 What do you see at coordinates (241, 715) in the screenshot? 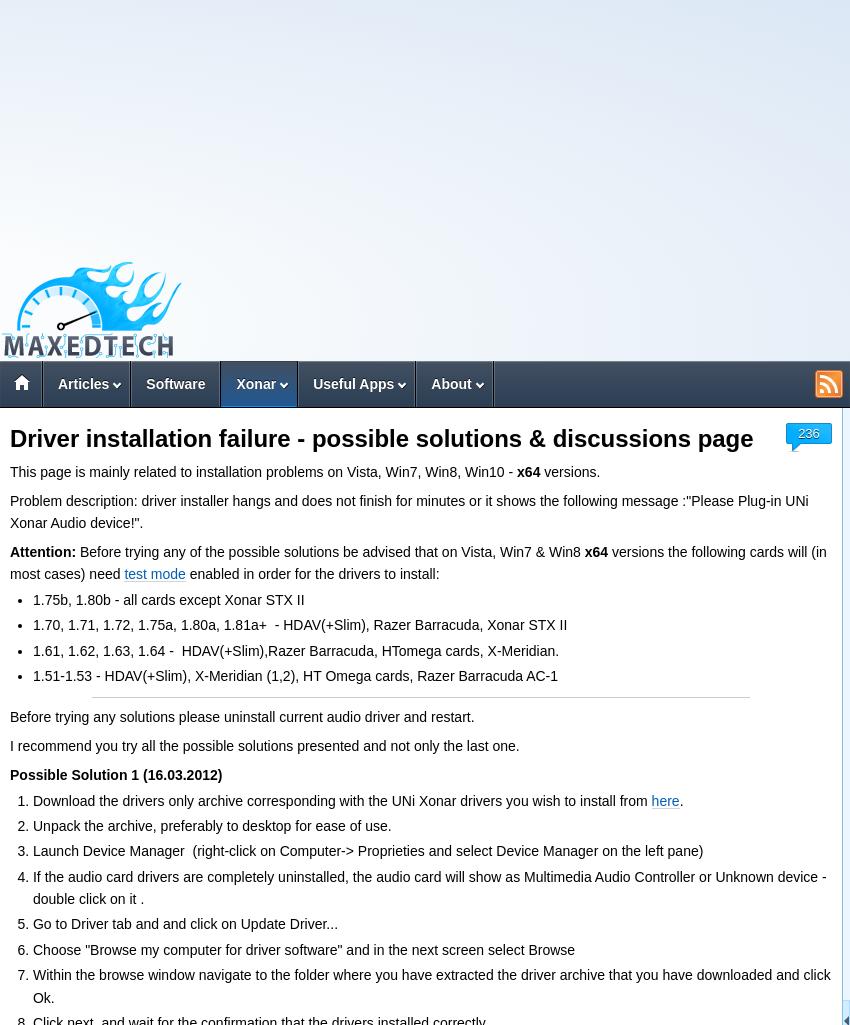
I see `'Before trying any solutions please uninstall current audio driver and restart.'` at bounding box center [241, 715].